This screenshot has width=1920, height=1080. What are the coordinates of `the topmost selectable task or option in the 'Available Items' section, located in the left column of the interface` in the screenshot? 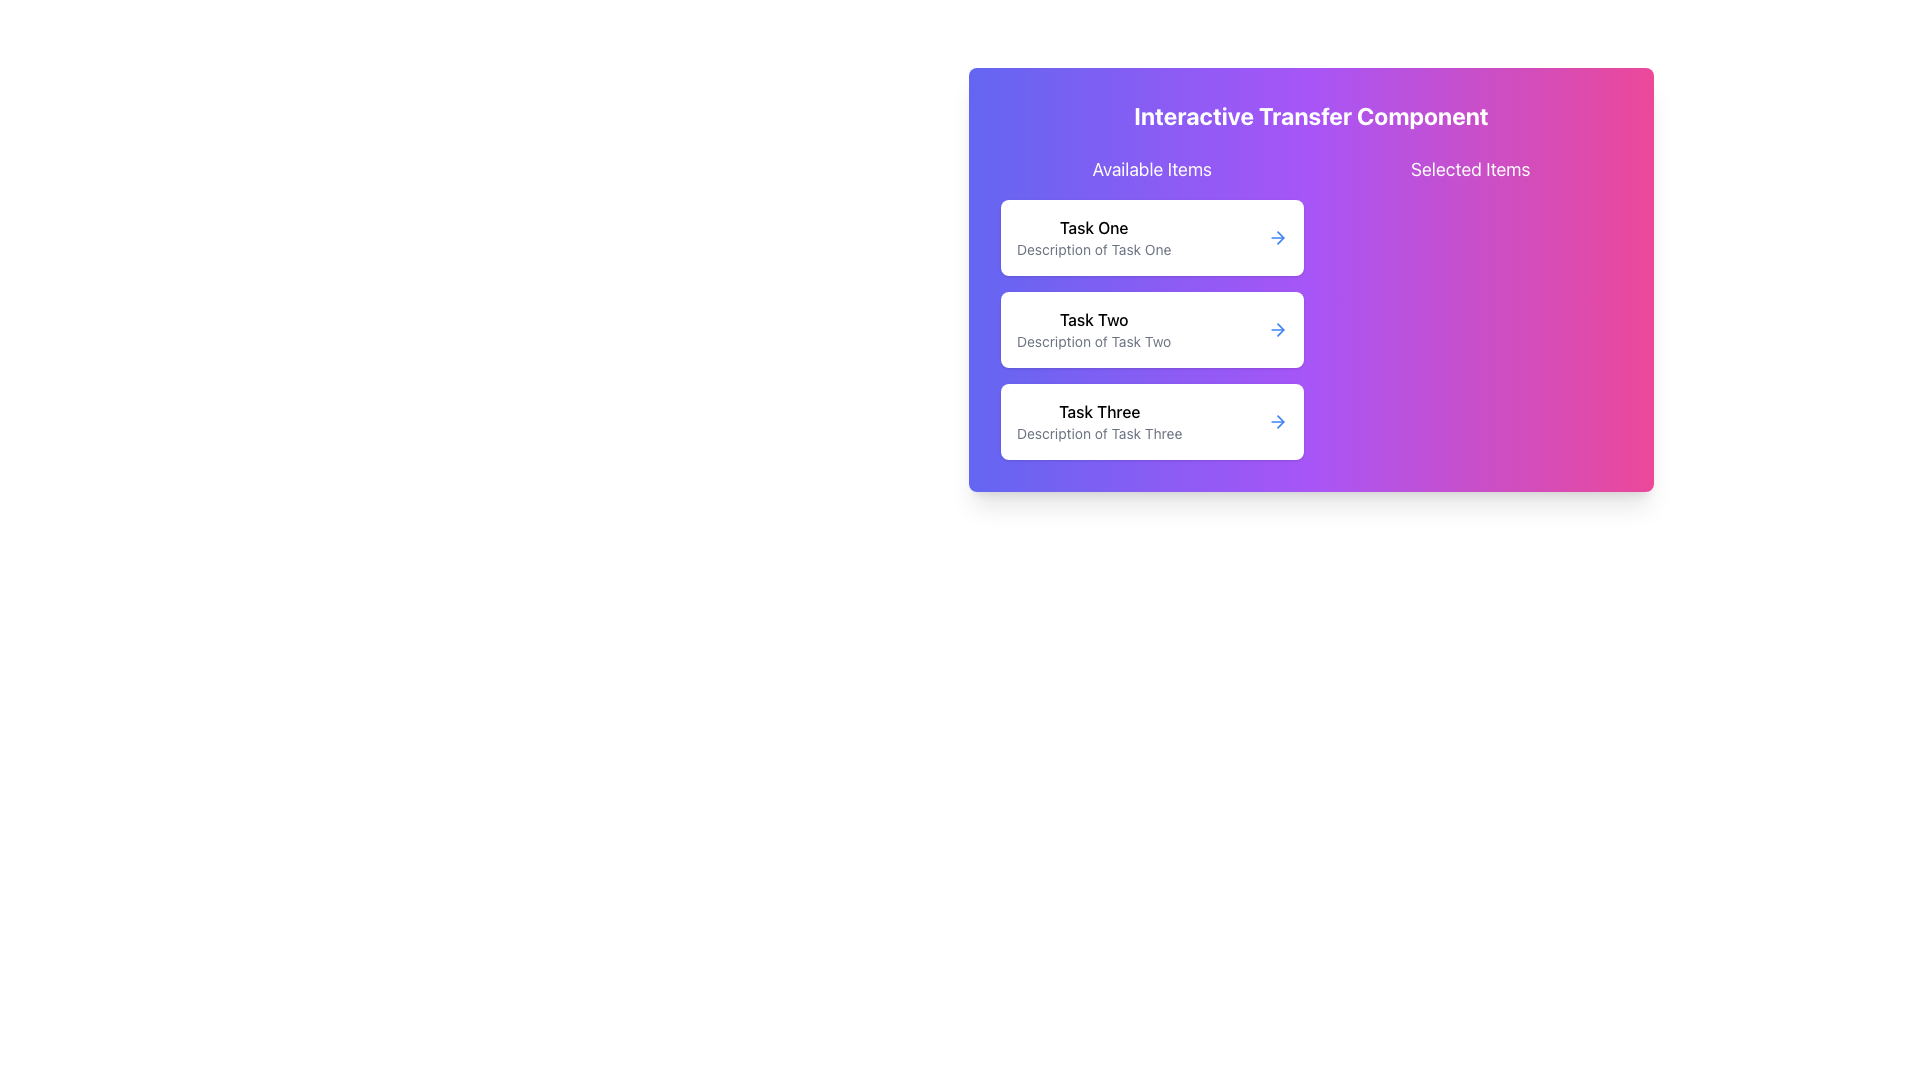 It's located at (1093, 237).